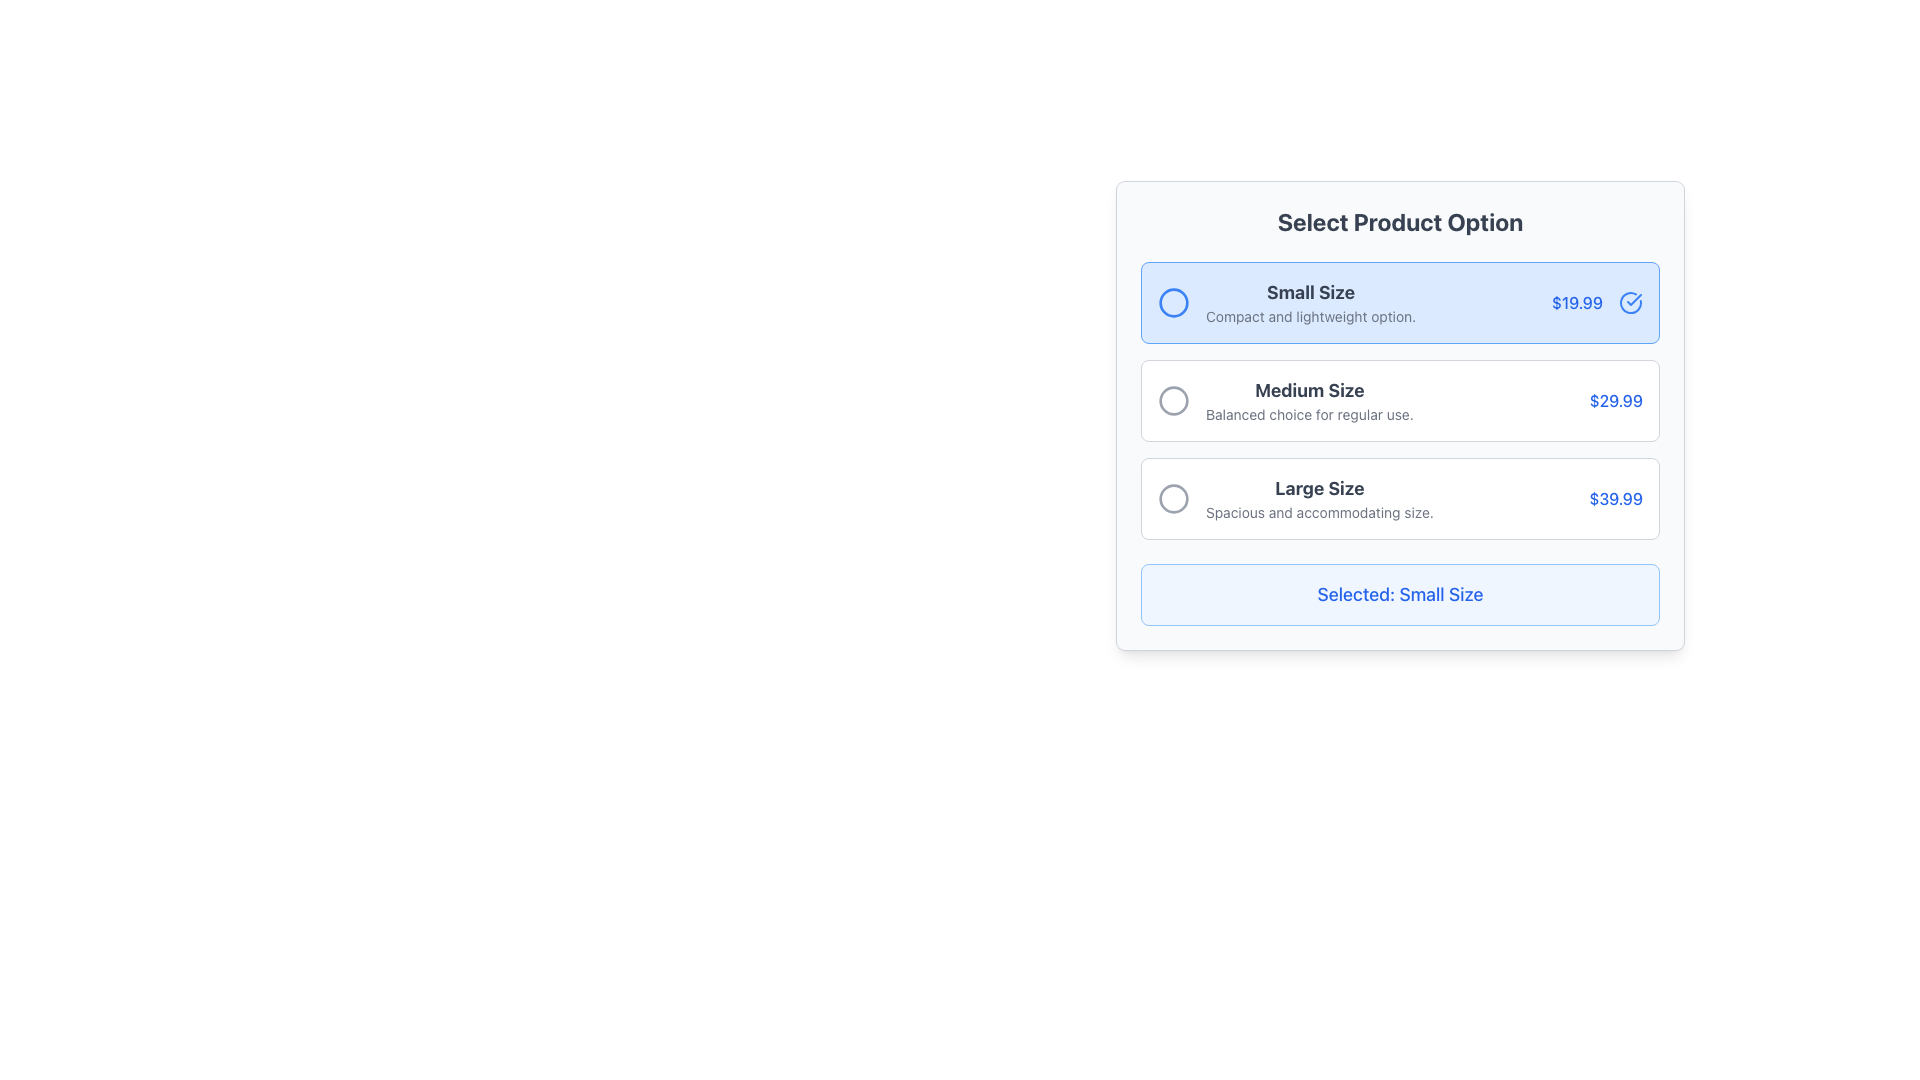 This screenshot has height=1080, width=1920. What do you see at coordinates (1310, 315) in the screenshot?
I see `the descriptive information text about the 'Small Size' product option, which is located directly below the 'Small Size' text within the blue-highlighted product option card on the top left corner of the card's content section` at bounding box center [1310, 315].